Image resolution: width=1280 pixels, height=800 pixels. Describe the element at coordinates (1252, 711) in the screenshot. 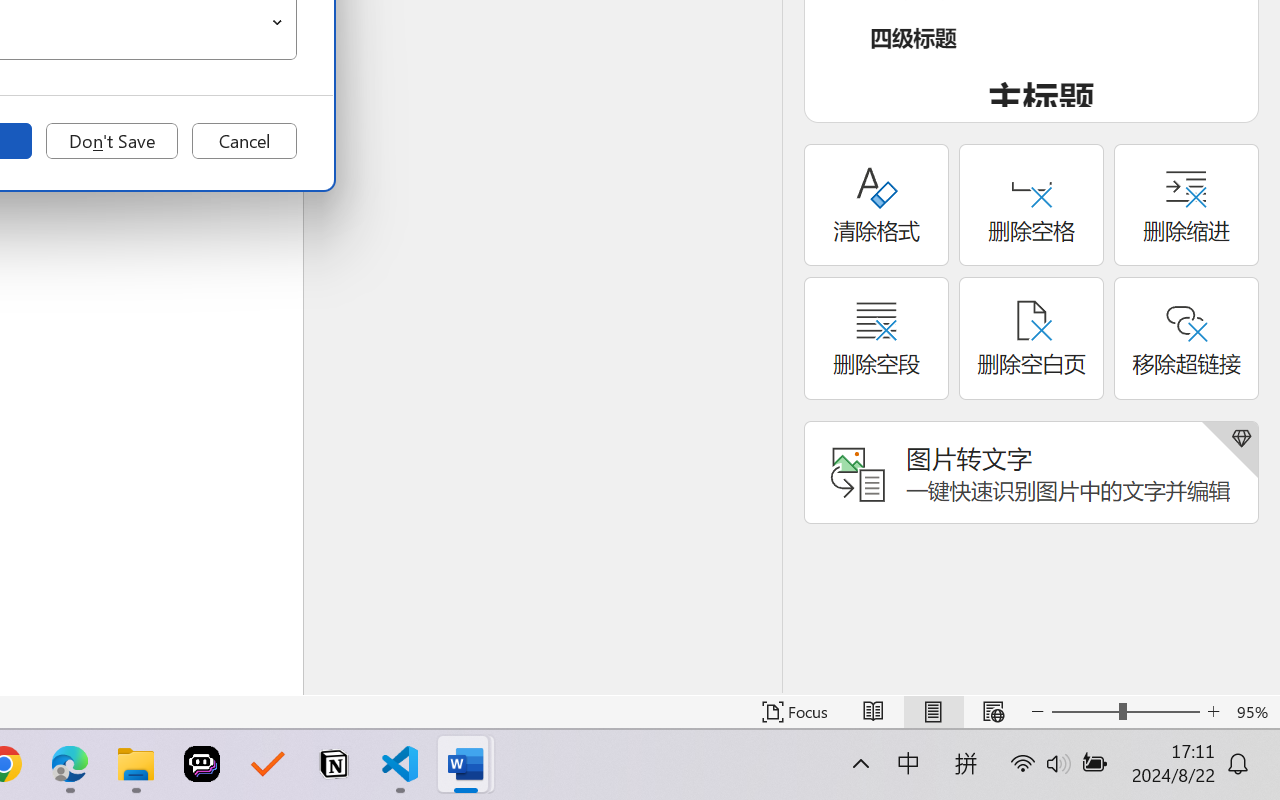

I see `'Zoom 95%'` at that location.